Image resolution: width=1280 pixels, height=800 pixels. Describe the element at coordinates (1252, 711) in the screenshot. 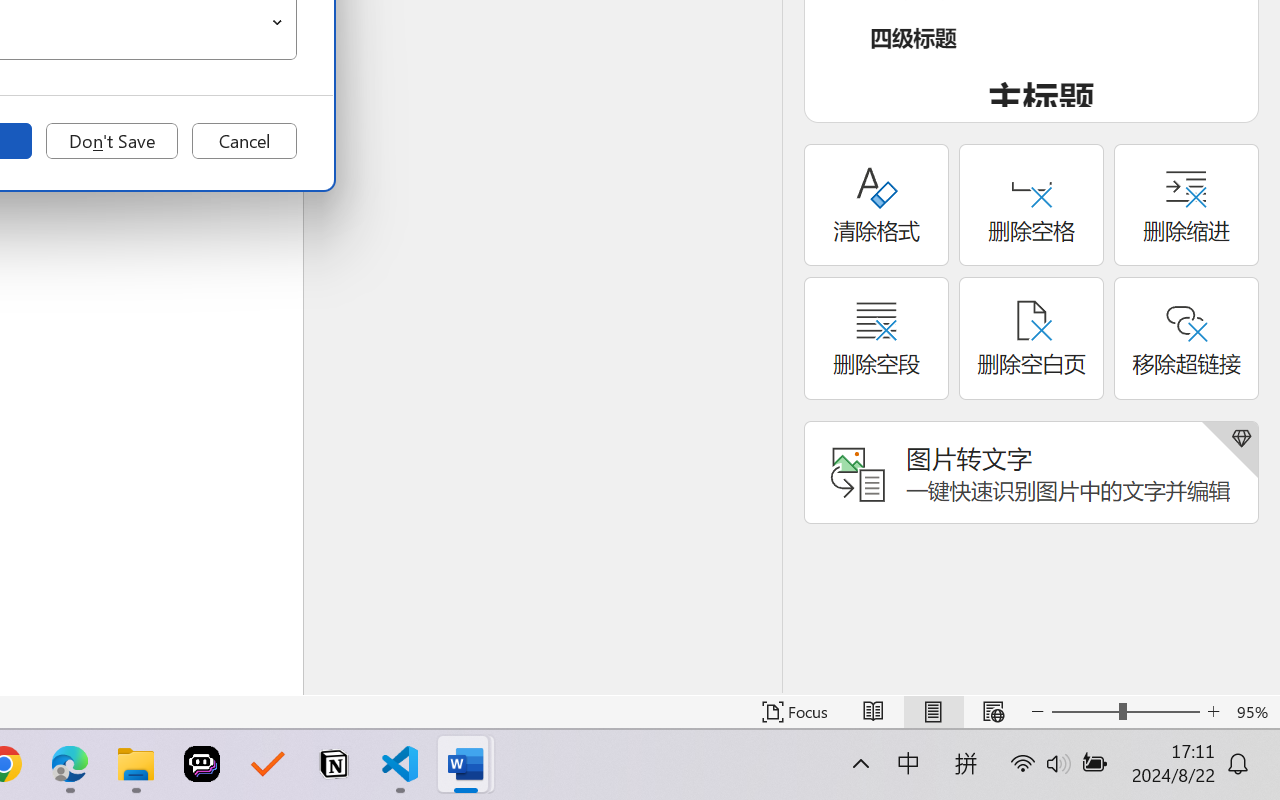

I see `'Zoom 95%'` at that location.